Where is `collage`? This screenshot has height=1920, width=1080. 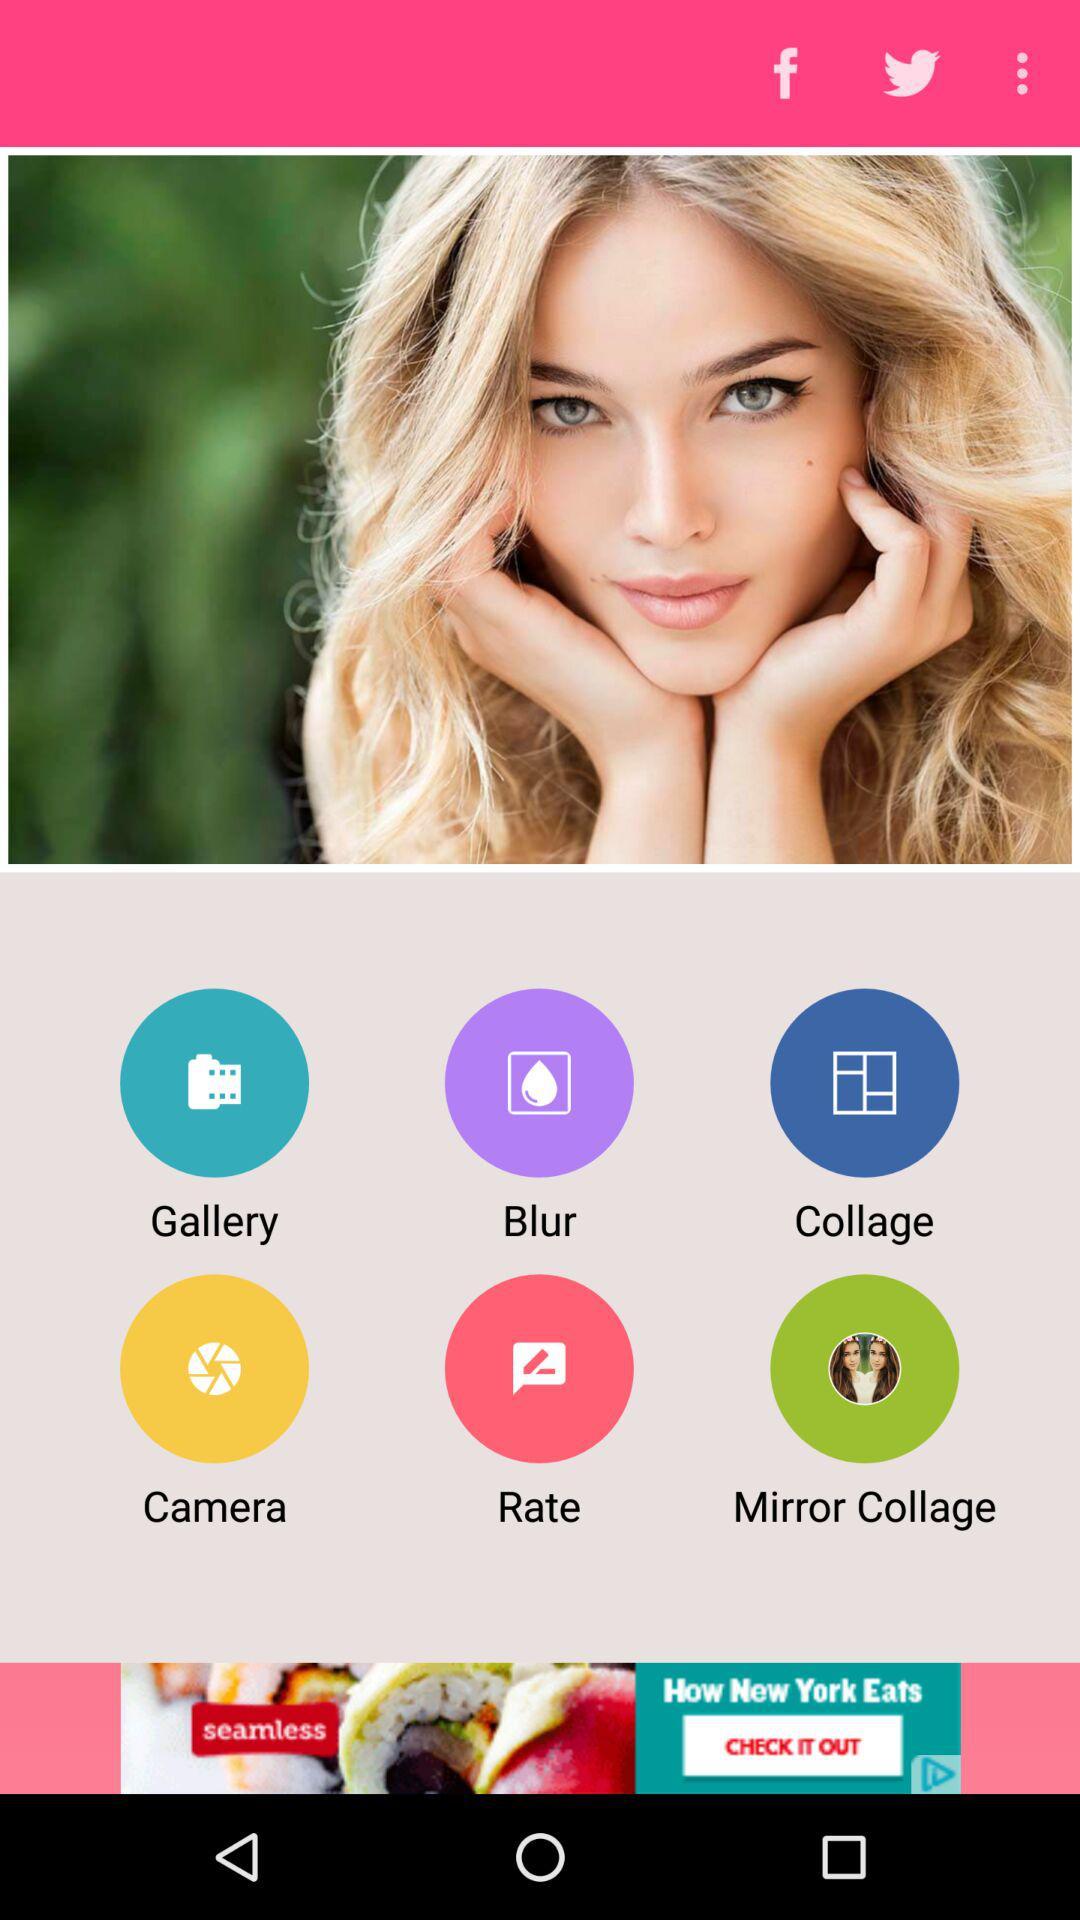 collage is located at coordinates (863, 1082).